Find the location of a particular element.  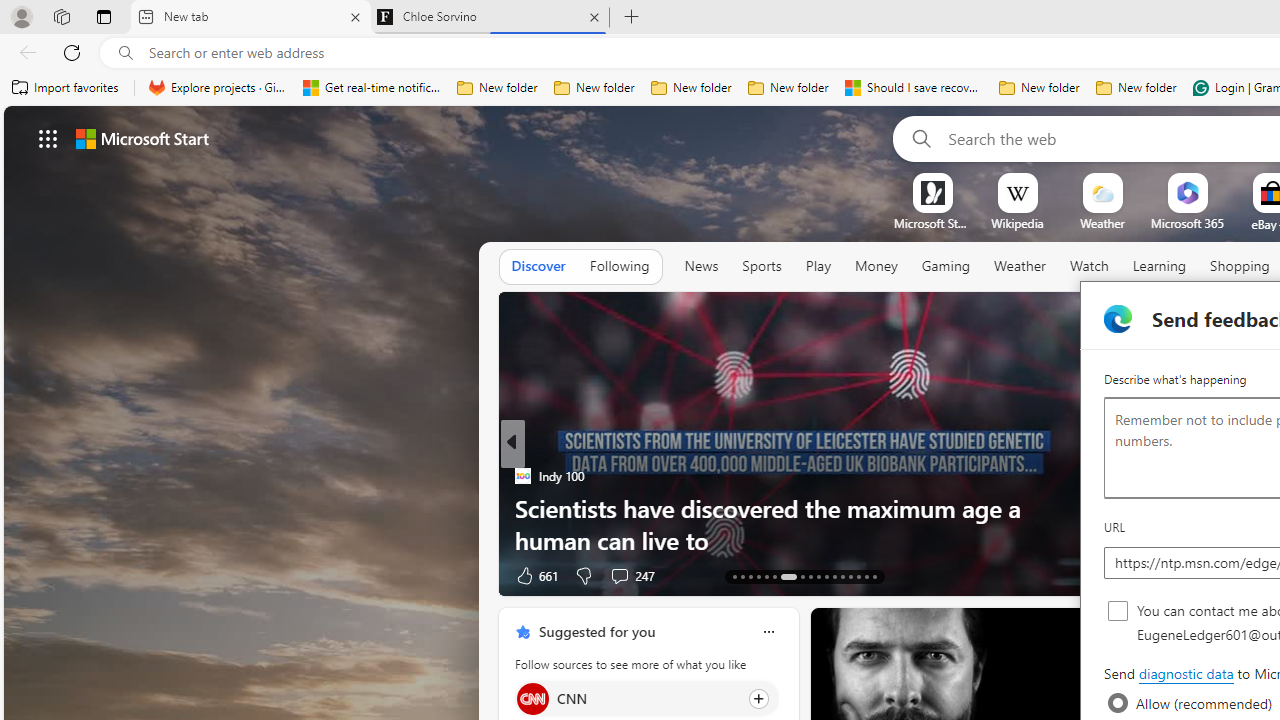

'Chloe Sorvino' is located at coordinates (490, 17).